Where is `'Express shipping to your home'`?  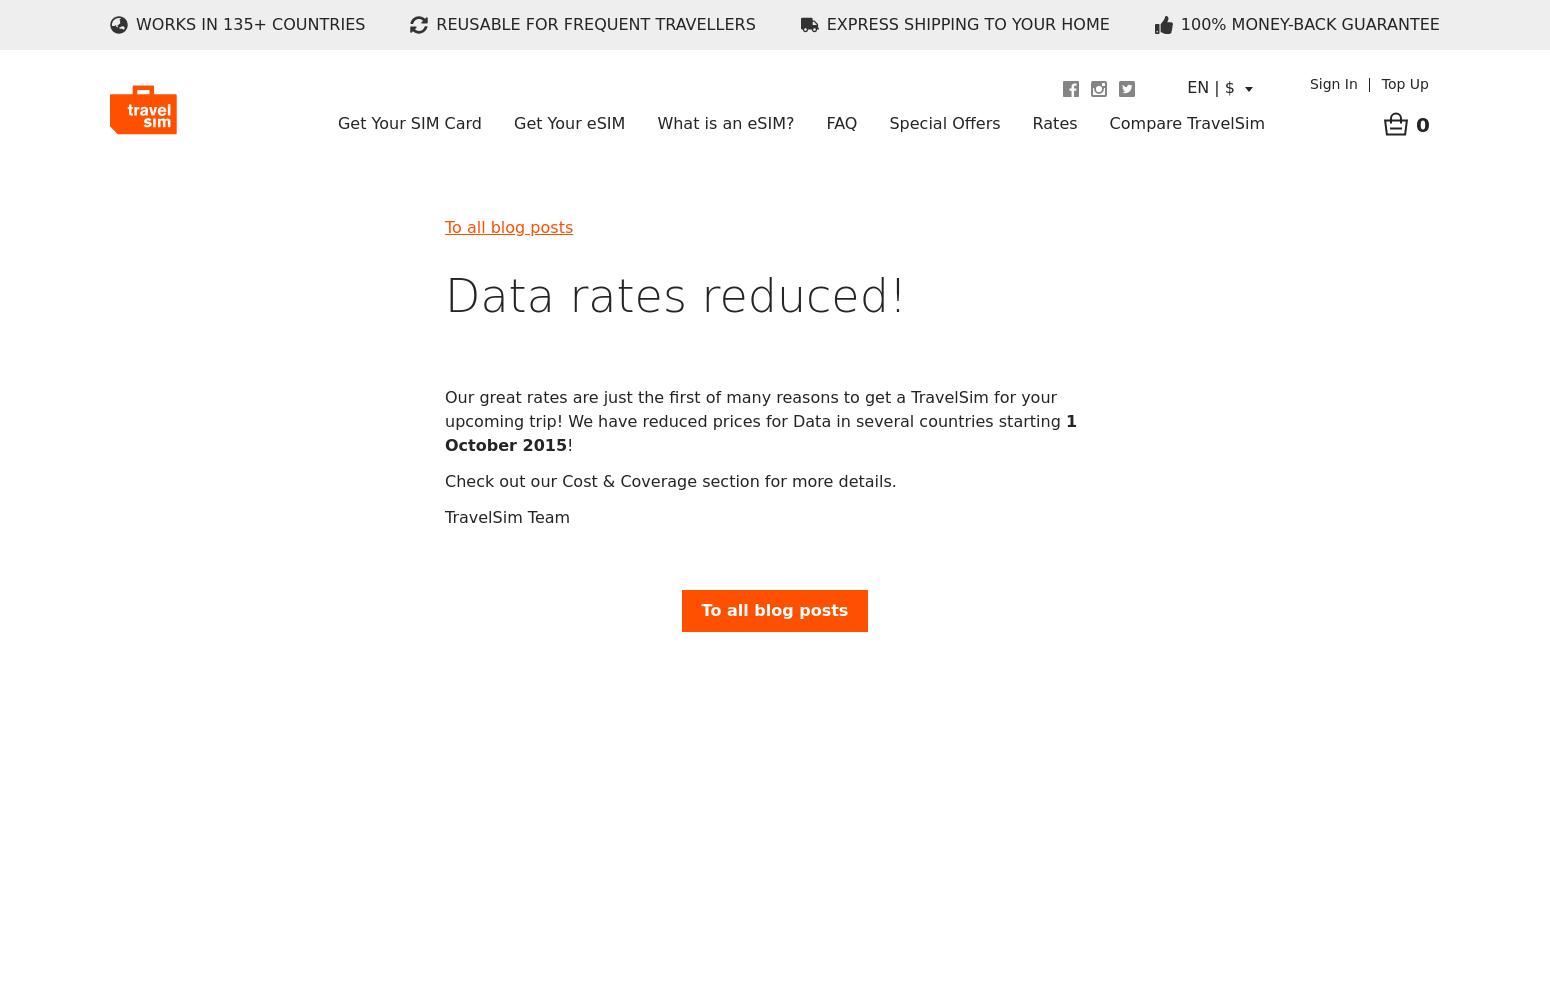
'Express shipping to your home' is located at coordinates (966, 24).